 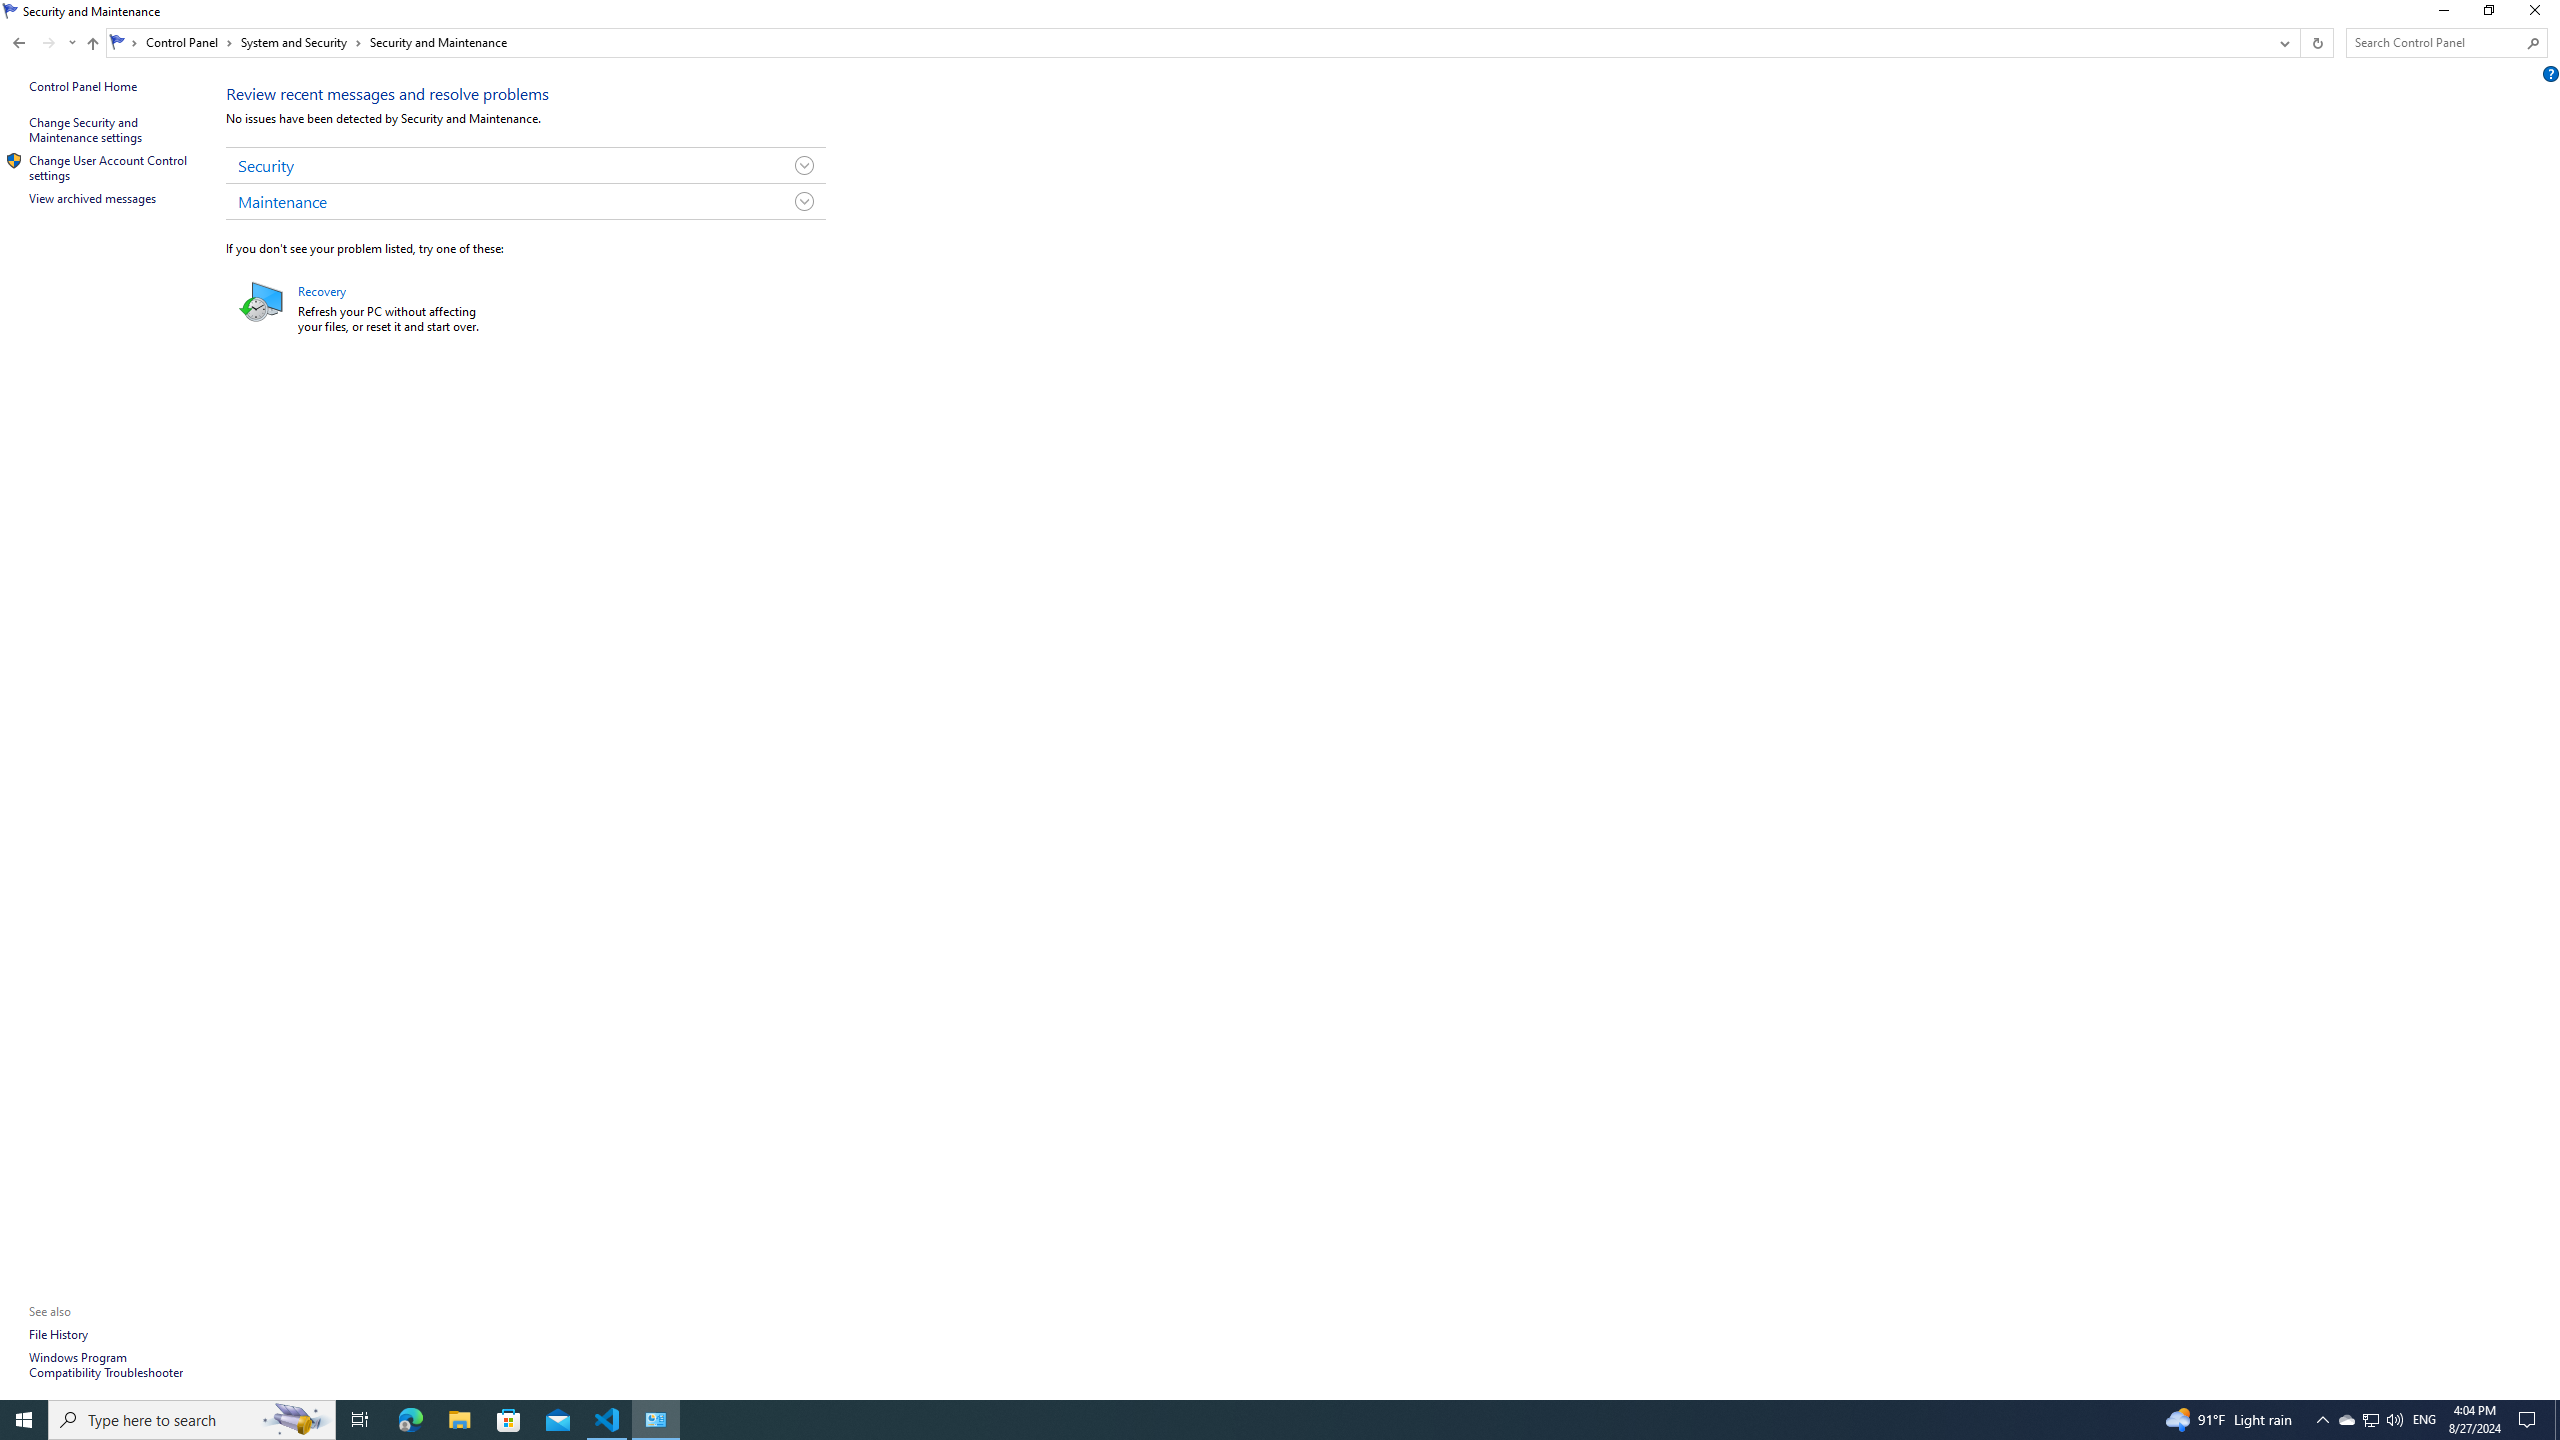 I want to click on 'Previous Locations', so click(x=2282, y=42).